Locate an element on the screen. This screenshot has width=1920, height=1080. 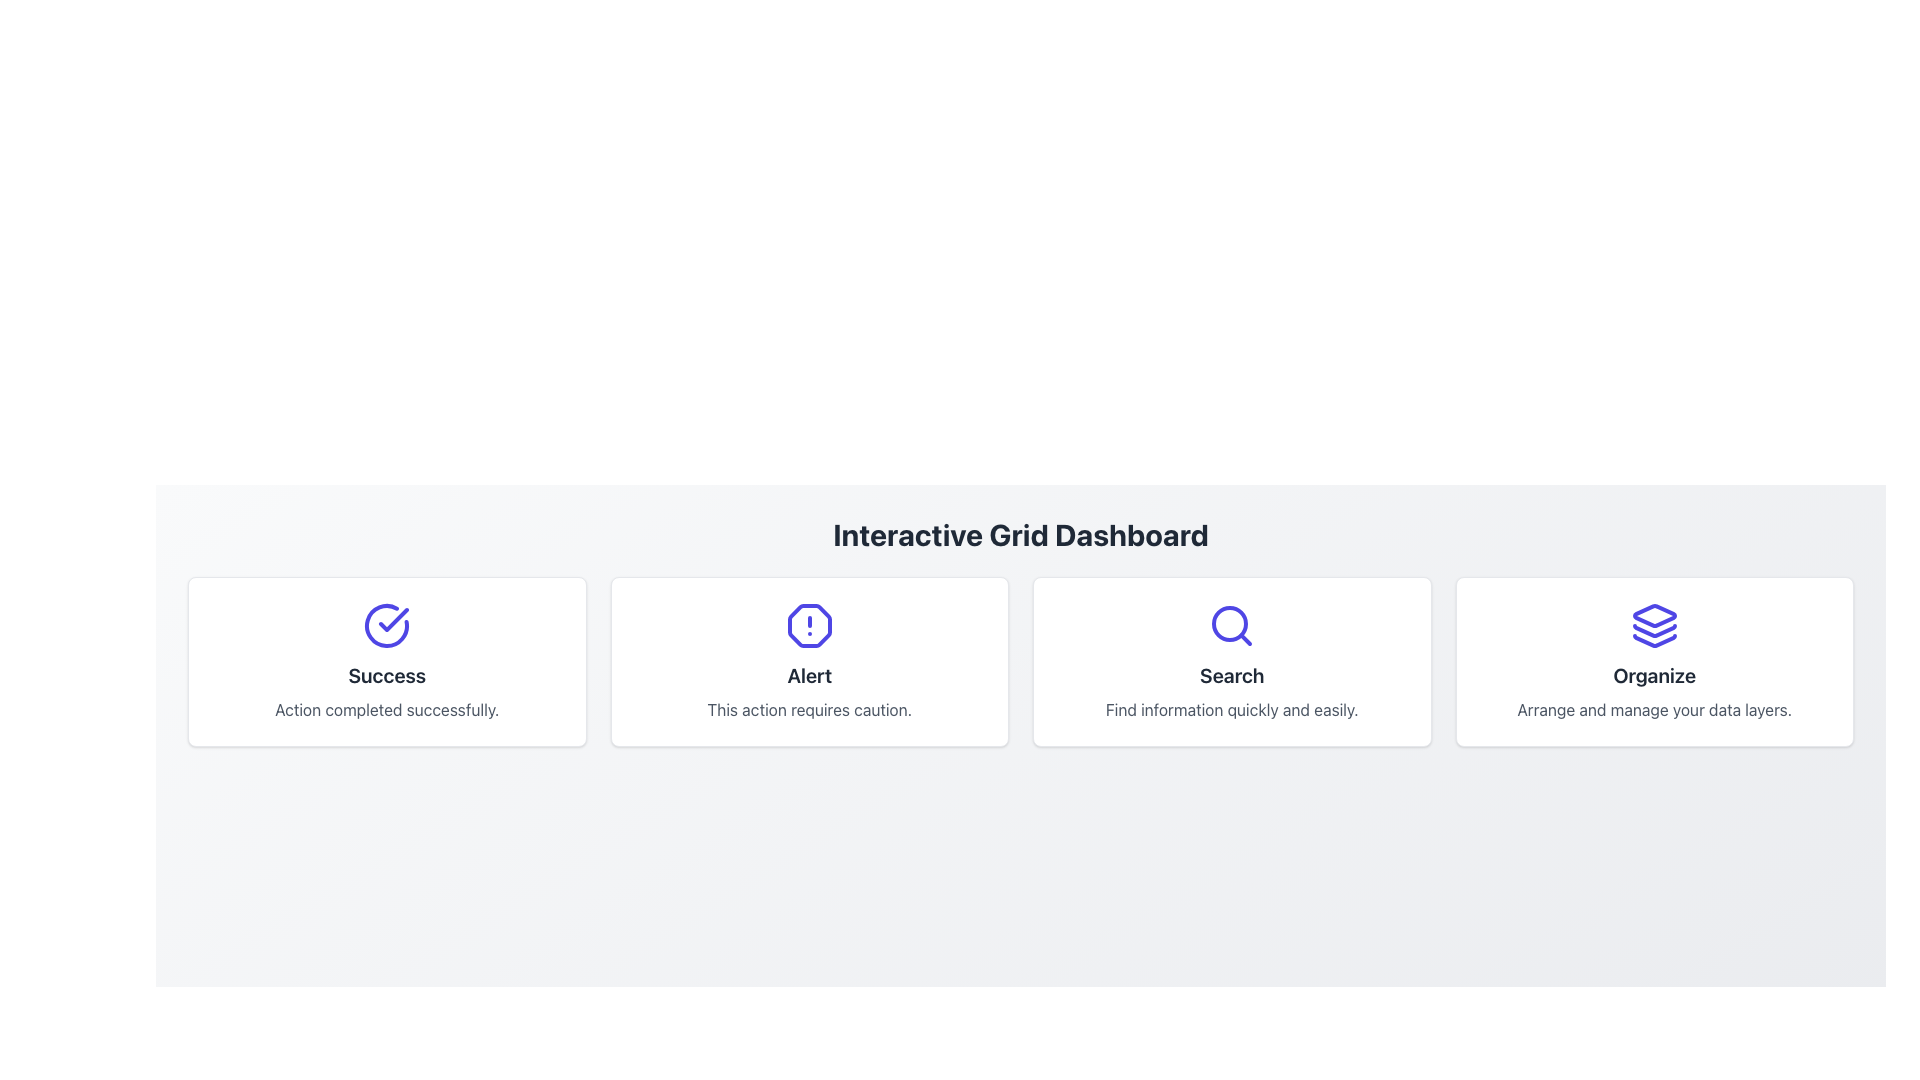
the cautionary text label located at the bottom of the 'Alert' panel, which is visually represented by an octagon icon with an exclamation mark above it is located at coordinates (809, 708).